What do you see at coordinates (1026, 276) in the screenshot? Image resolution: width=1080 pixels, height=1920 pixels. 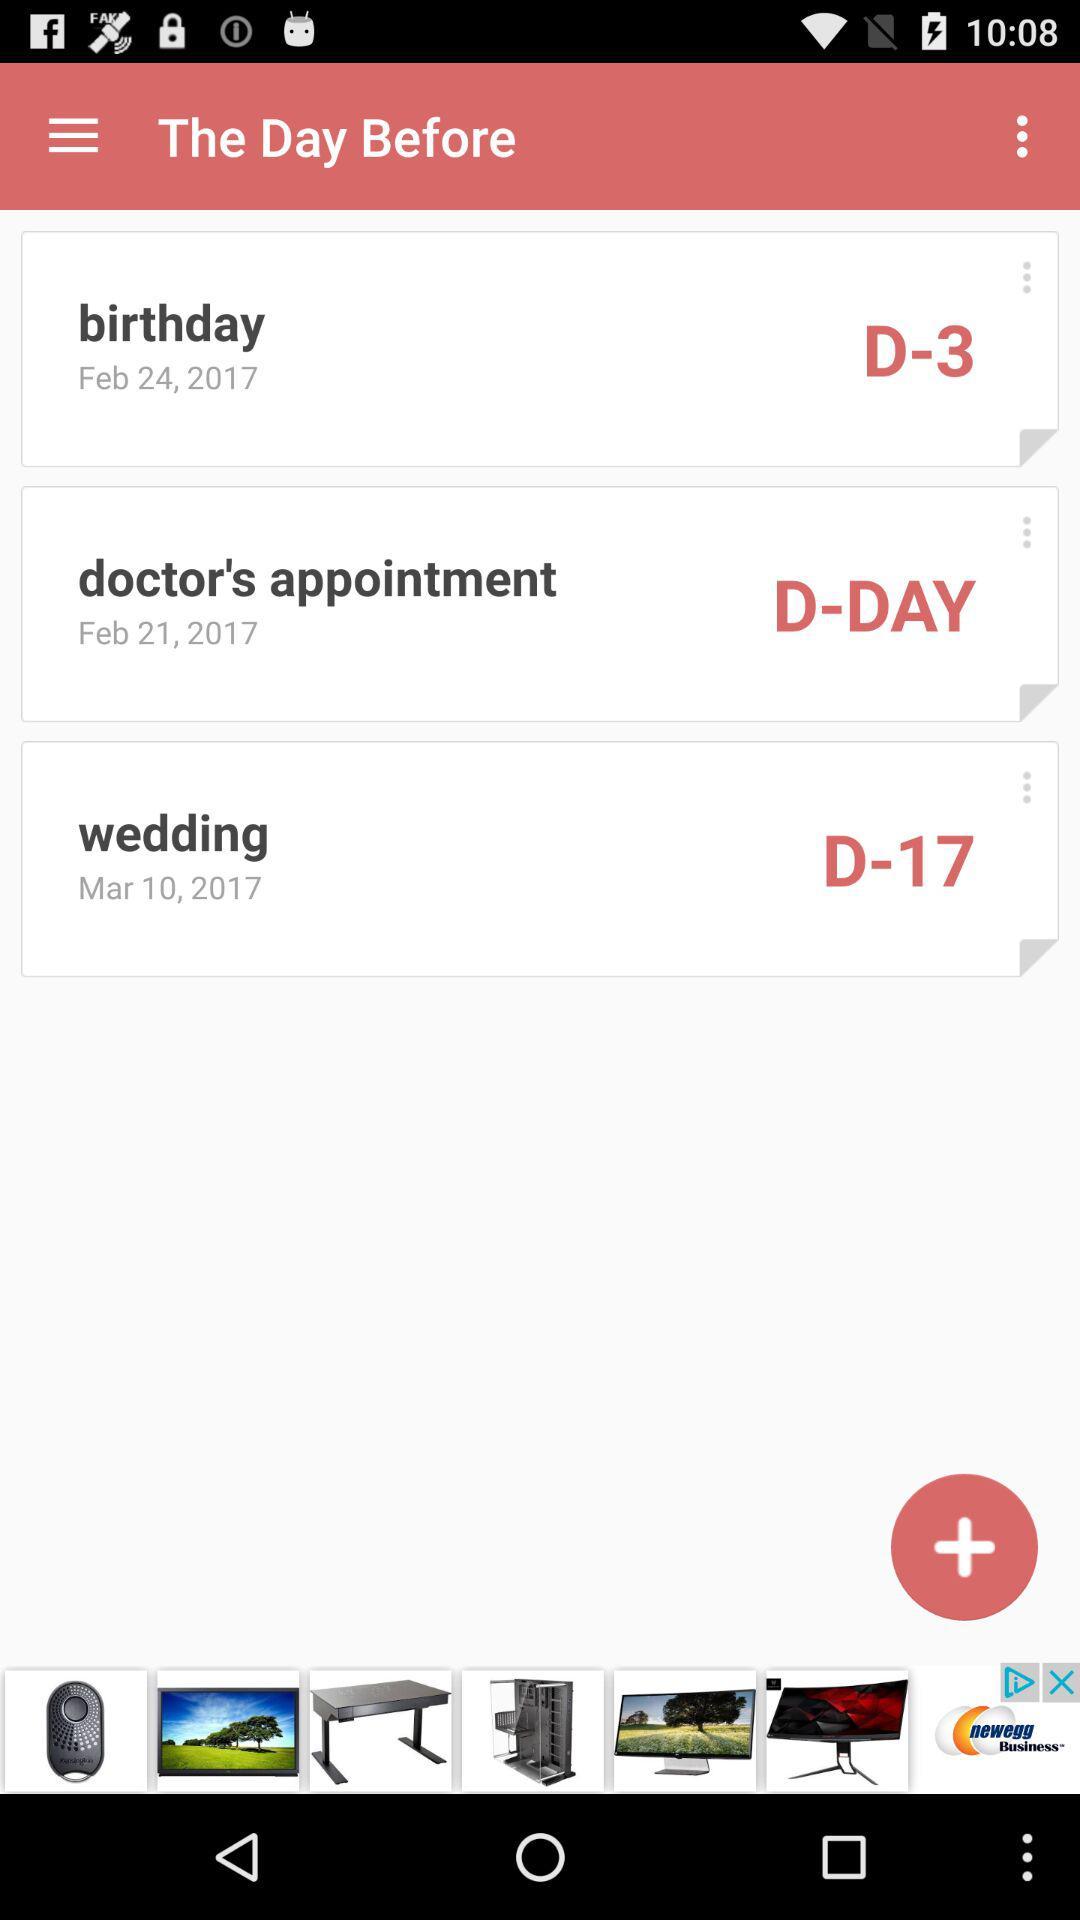 I see `open the options` at bounding box center [1026, 276].